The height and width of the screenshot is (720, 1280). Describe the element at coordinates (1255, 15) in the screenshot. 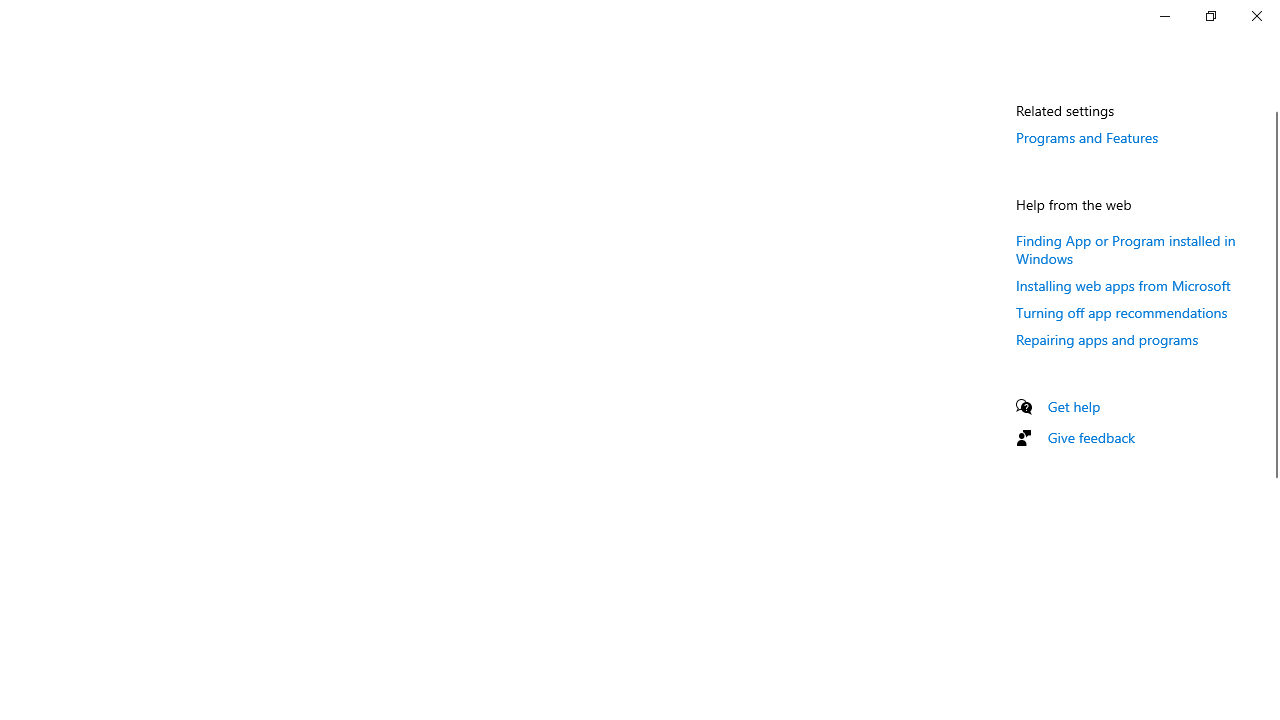

I see `'Close Settings'` at that location.